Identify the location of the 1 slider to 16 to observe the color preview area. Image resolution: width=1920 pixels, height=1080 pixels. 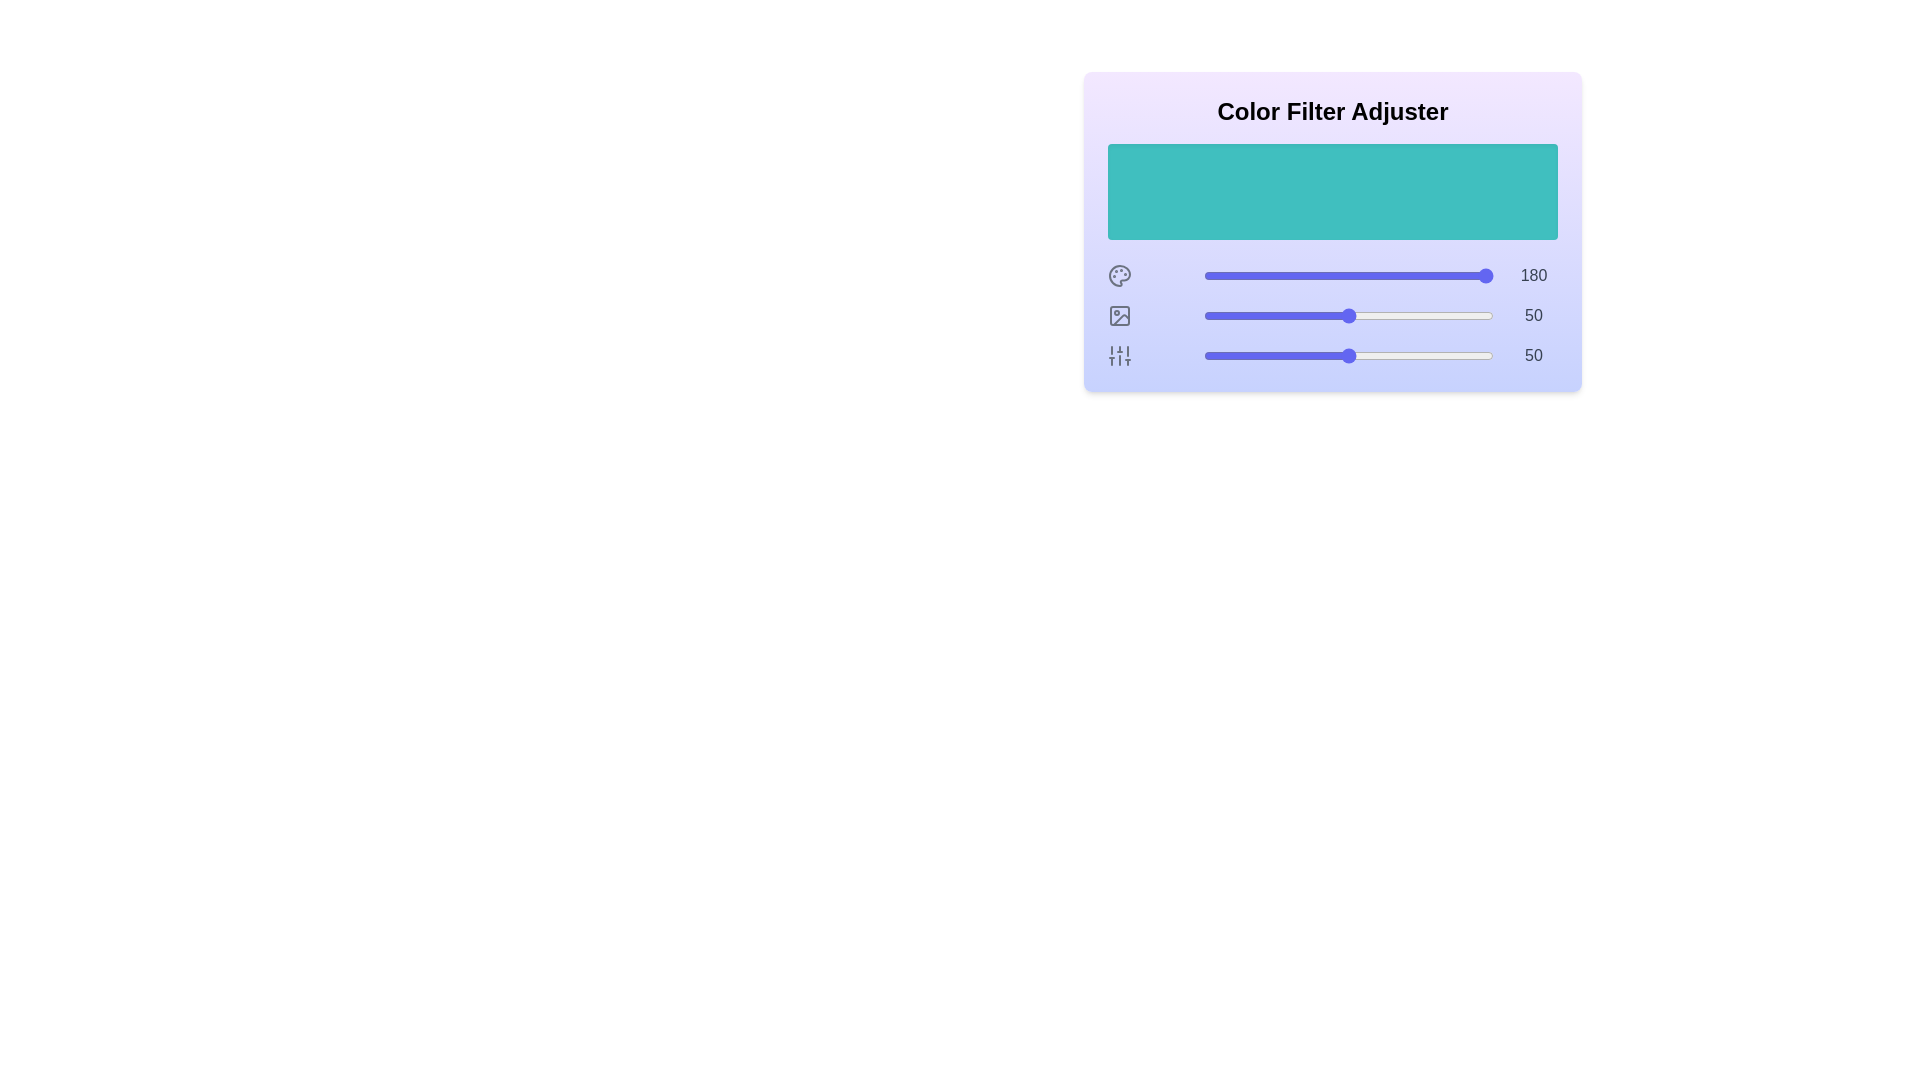
(1249, 315).